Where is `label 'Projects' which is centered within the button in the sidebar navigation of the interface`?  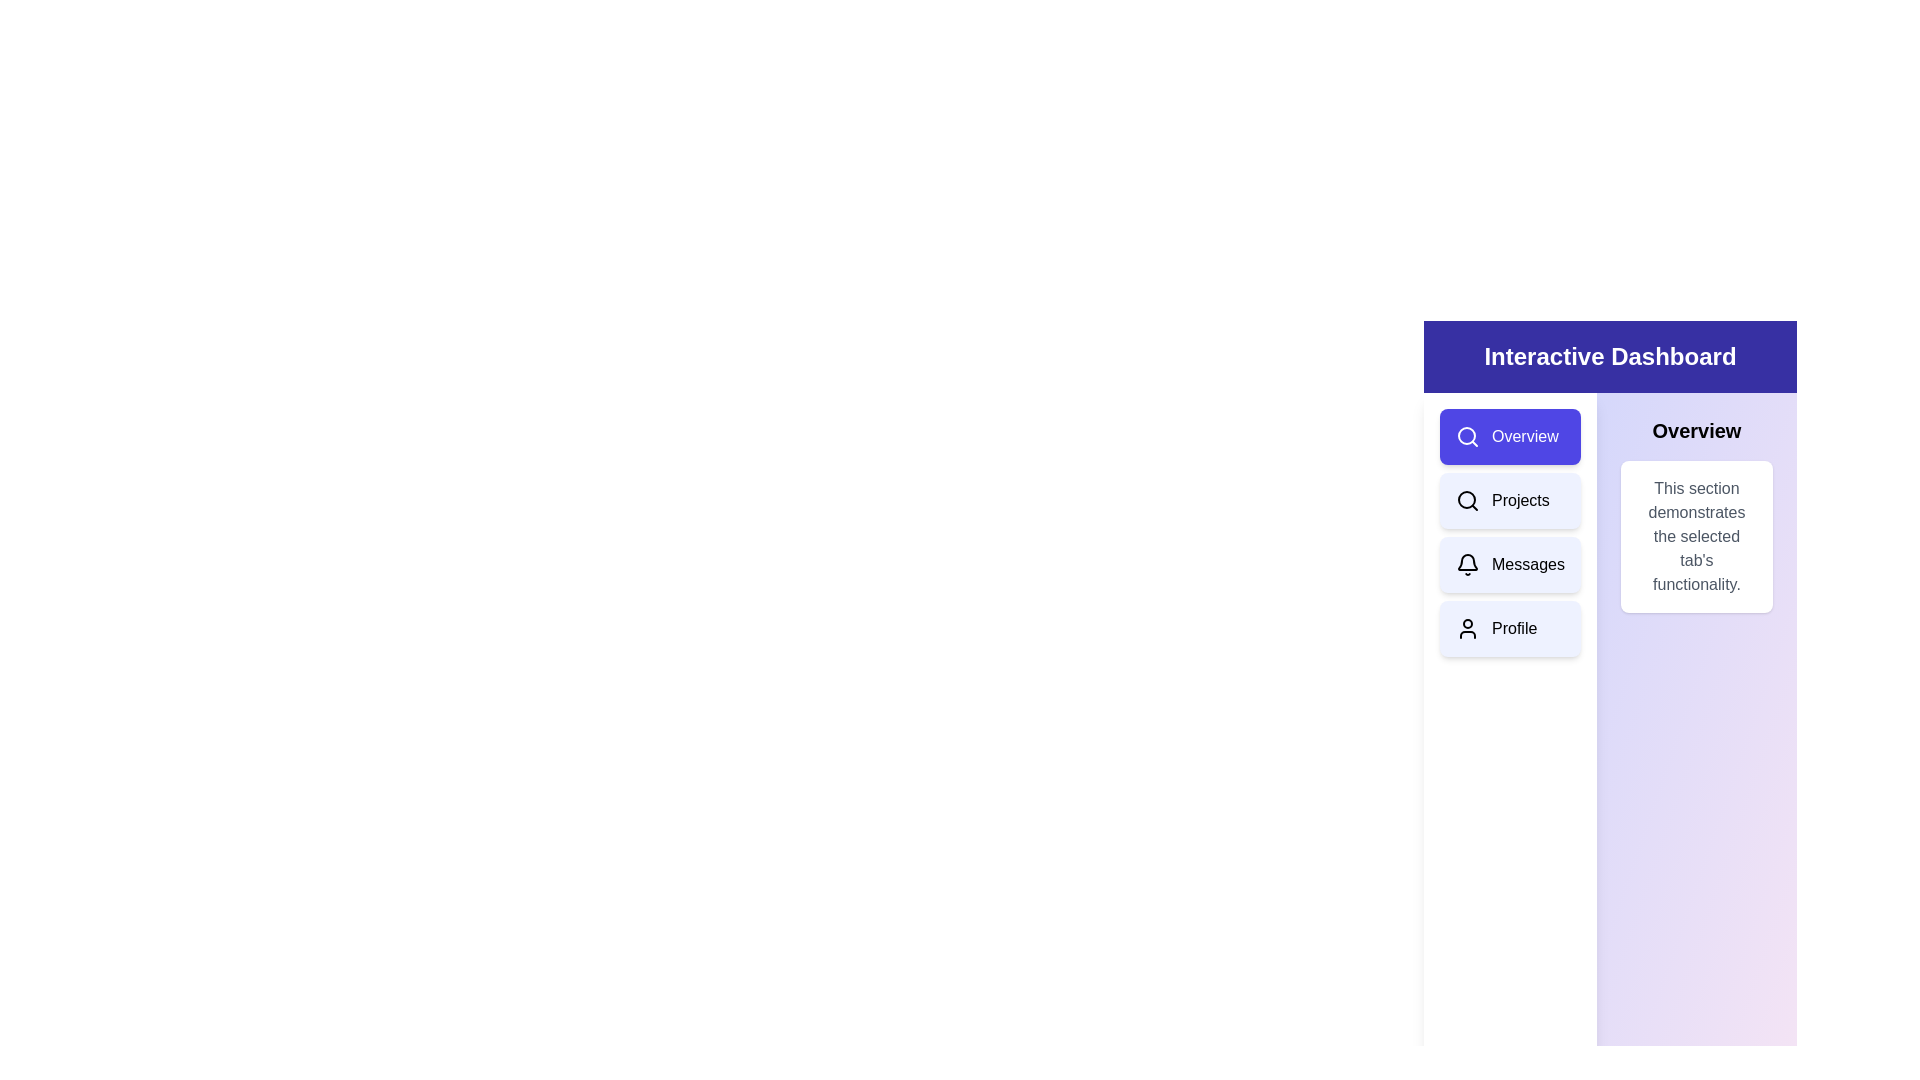 label 'Projects' which is centered within the button in the sidebar navigation of the interface is located at coordinates (1520, 500).